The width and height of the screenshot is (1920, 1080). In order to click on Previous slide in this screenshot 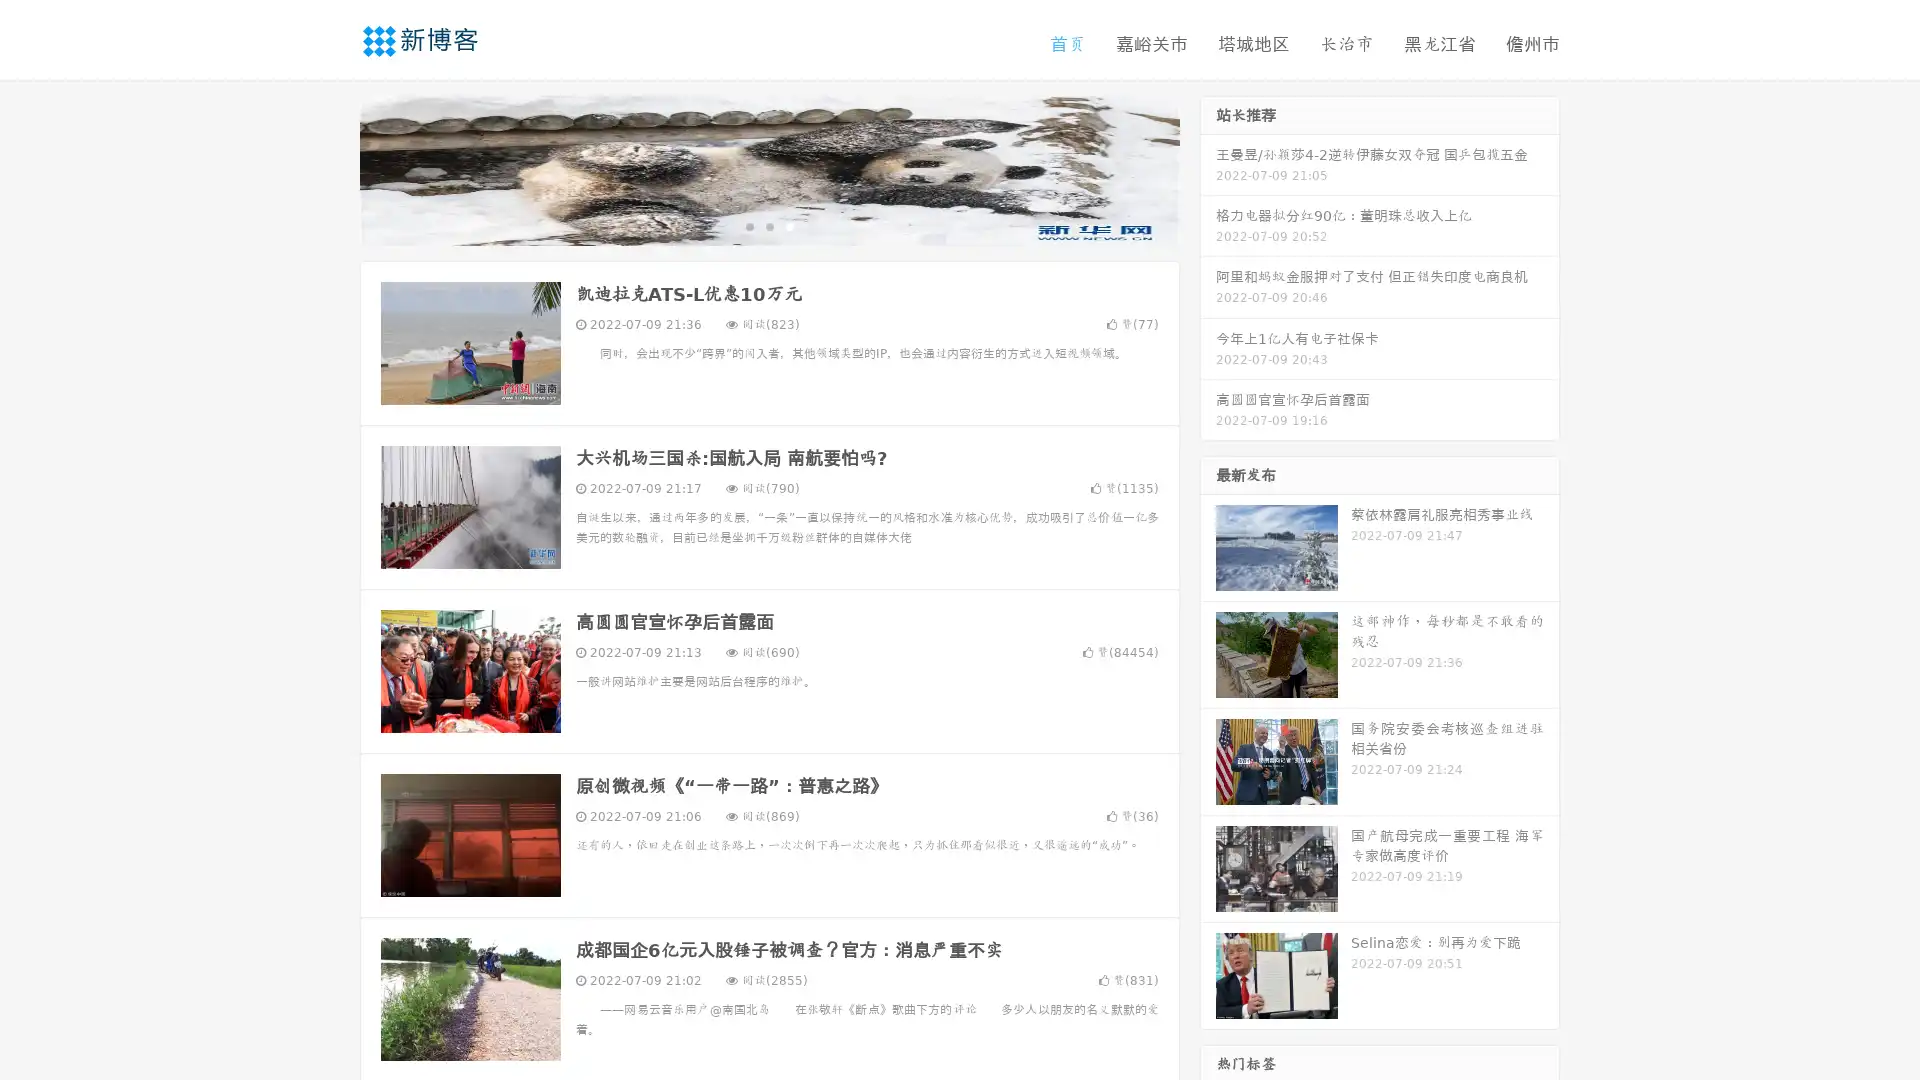, I will do `click(330, 168)`.